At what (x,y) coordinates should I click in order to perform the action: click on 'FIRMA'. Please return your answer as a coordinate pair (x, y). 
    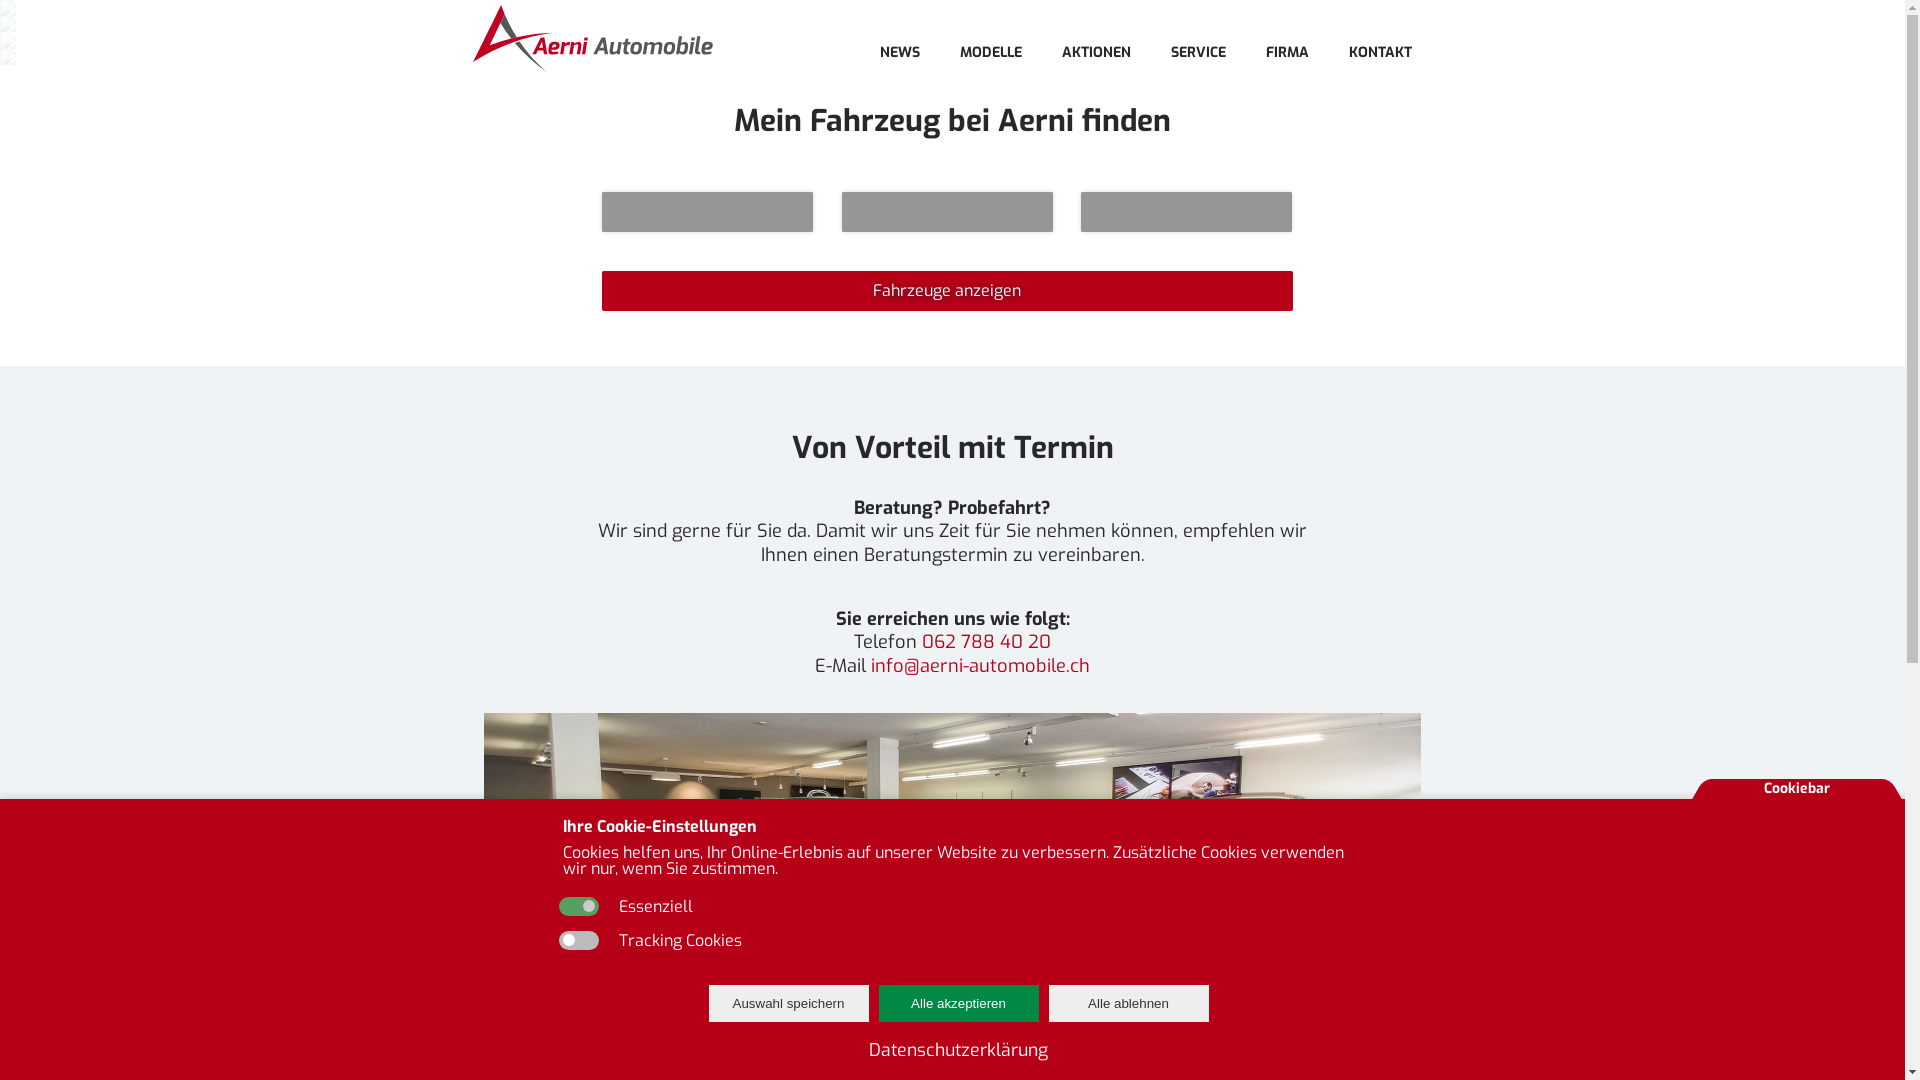
    Looking at the image, I should click on (1287, 51).